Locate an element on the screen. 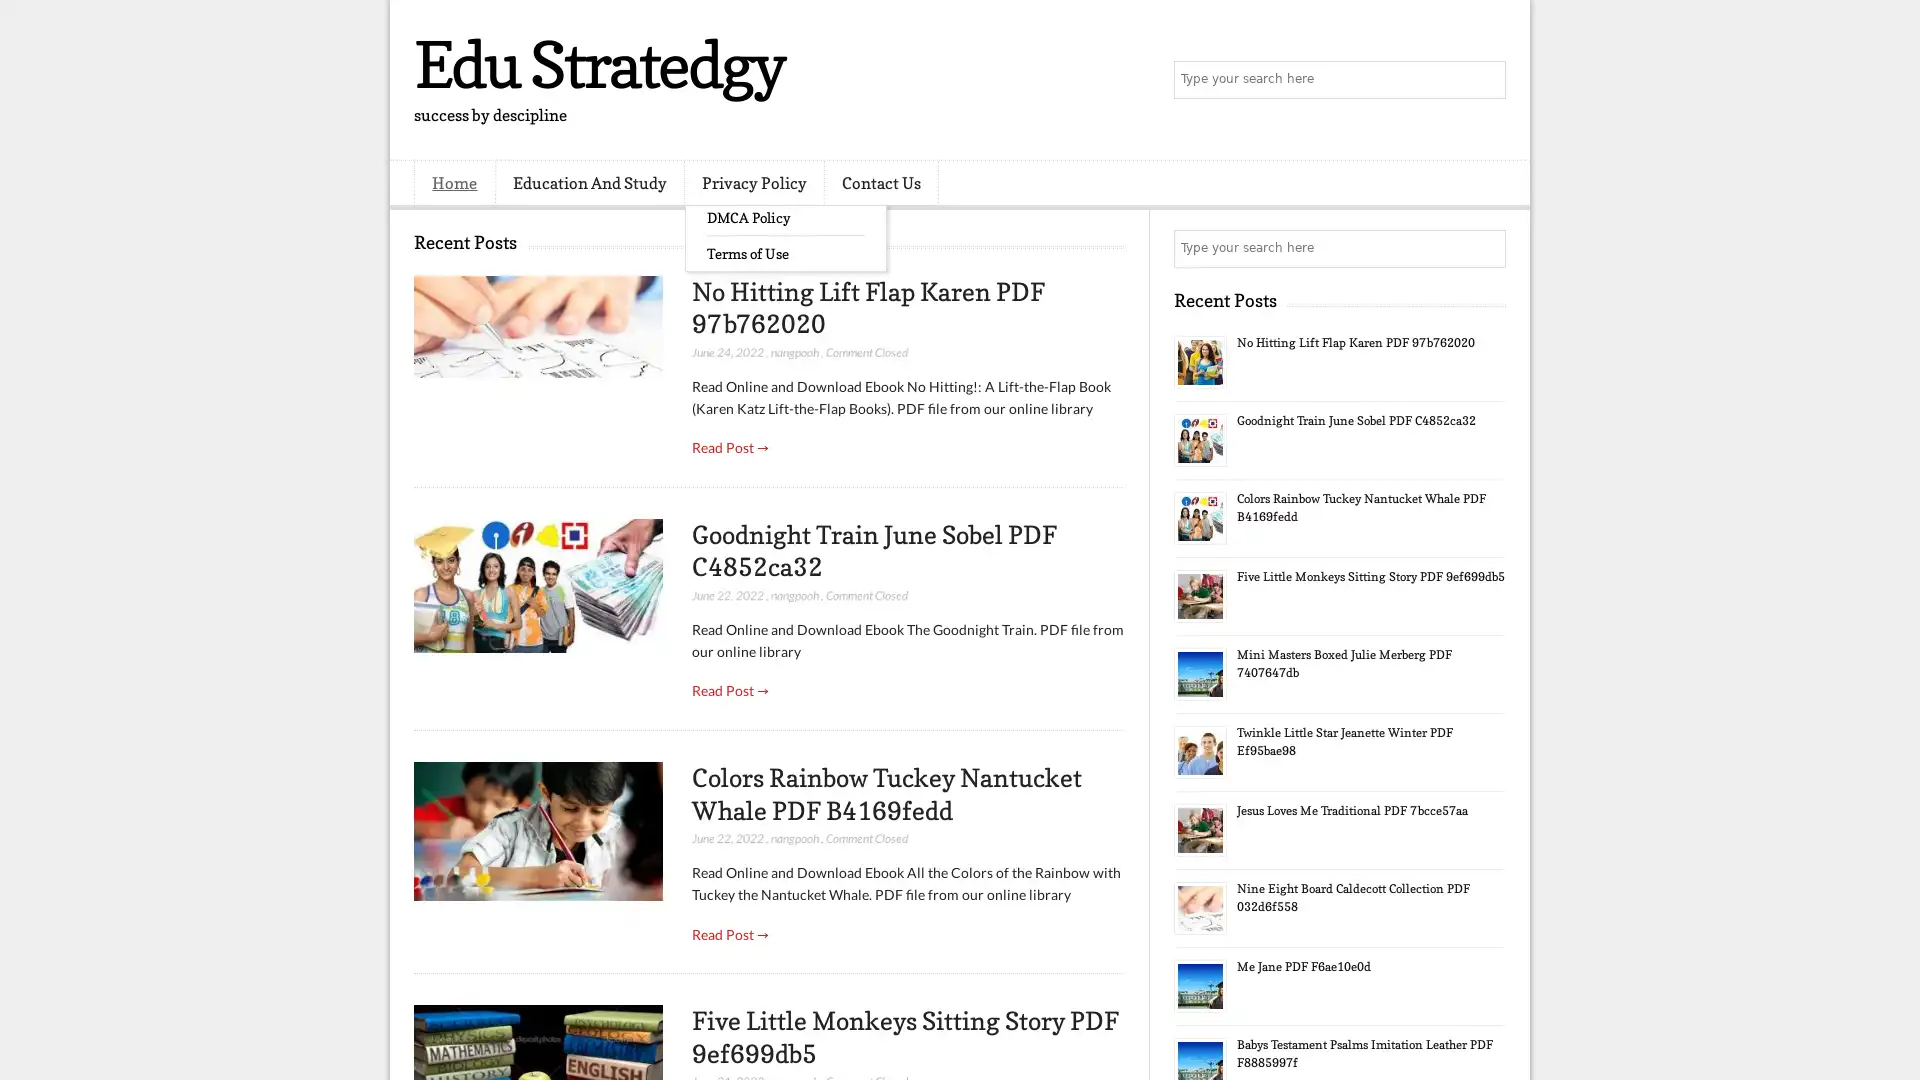 The width and height of the screenshot is (1920, 1080). Search is located at coordinates (1485, 248).